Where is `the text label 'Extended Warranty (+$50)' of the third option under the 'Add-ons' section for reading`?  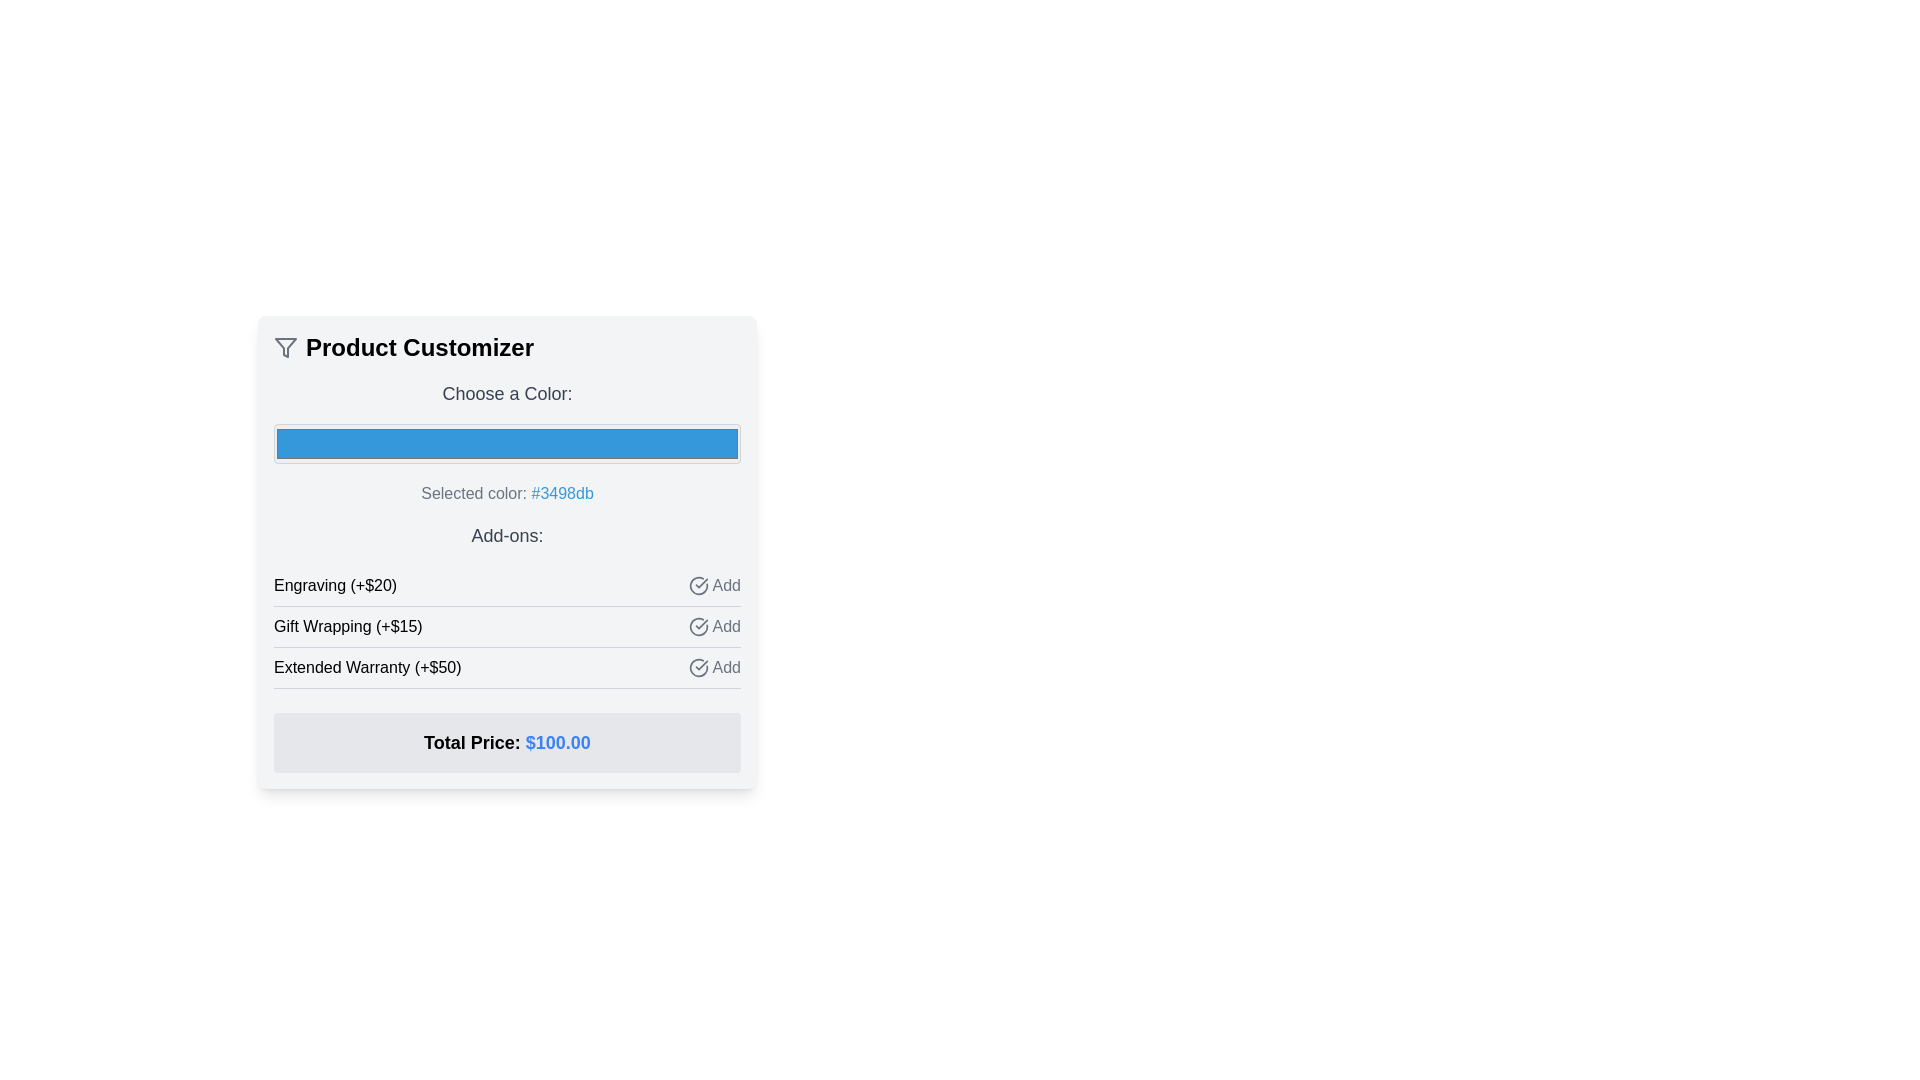 the text label 'Extended Warranty (+$50)' of the third option under the 'Add-ons' section for reading is located at coordinates (507, 668).